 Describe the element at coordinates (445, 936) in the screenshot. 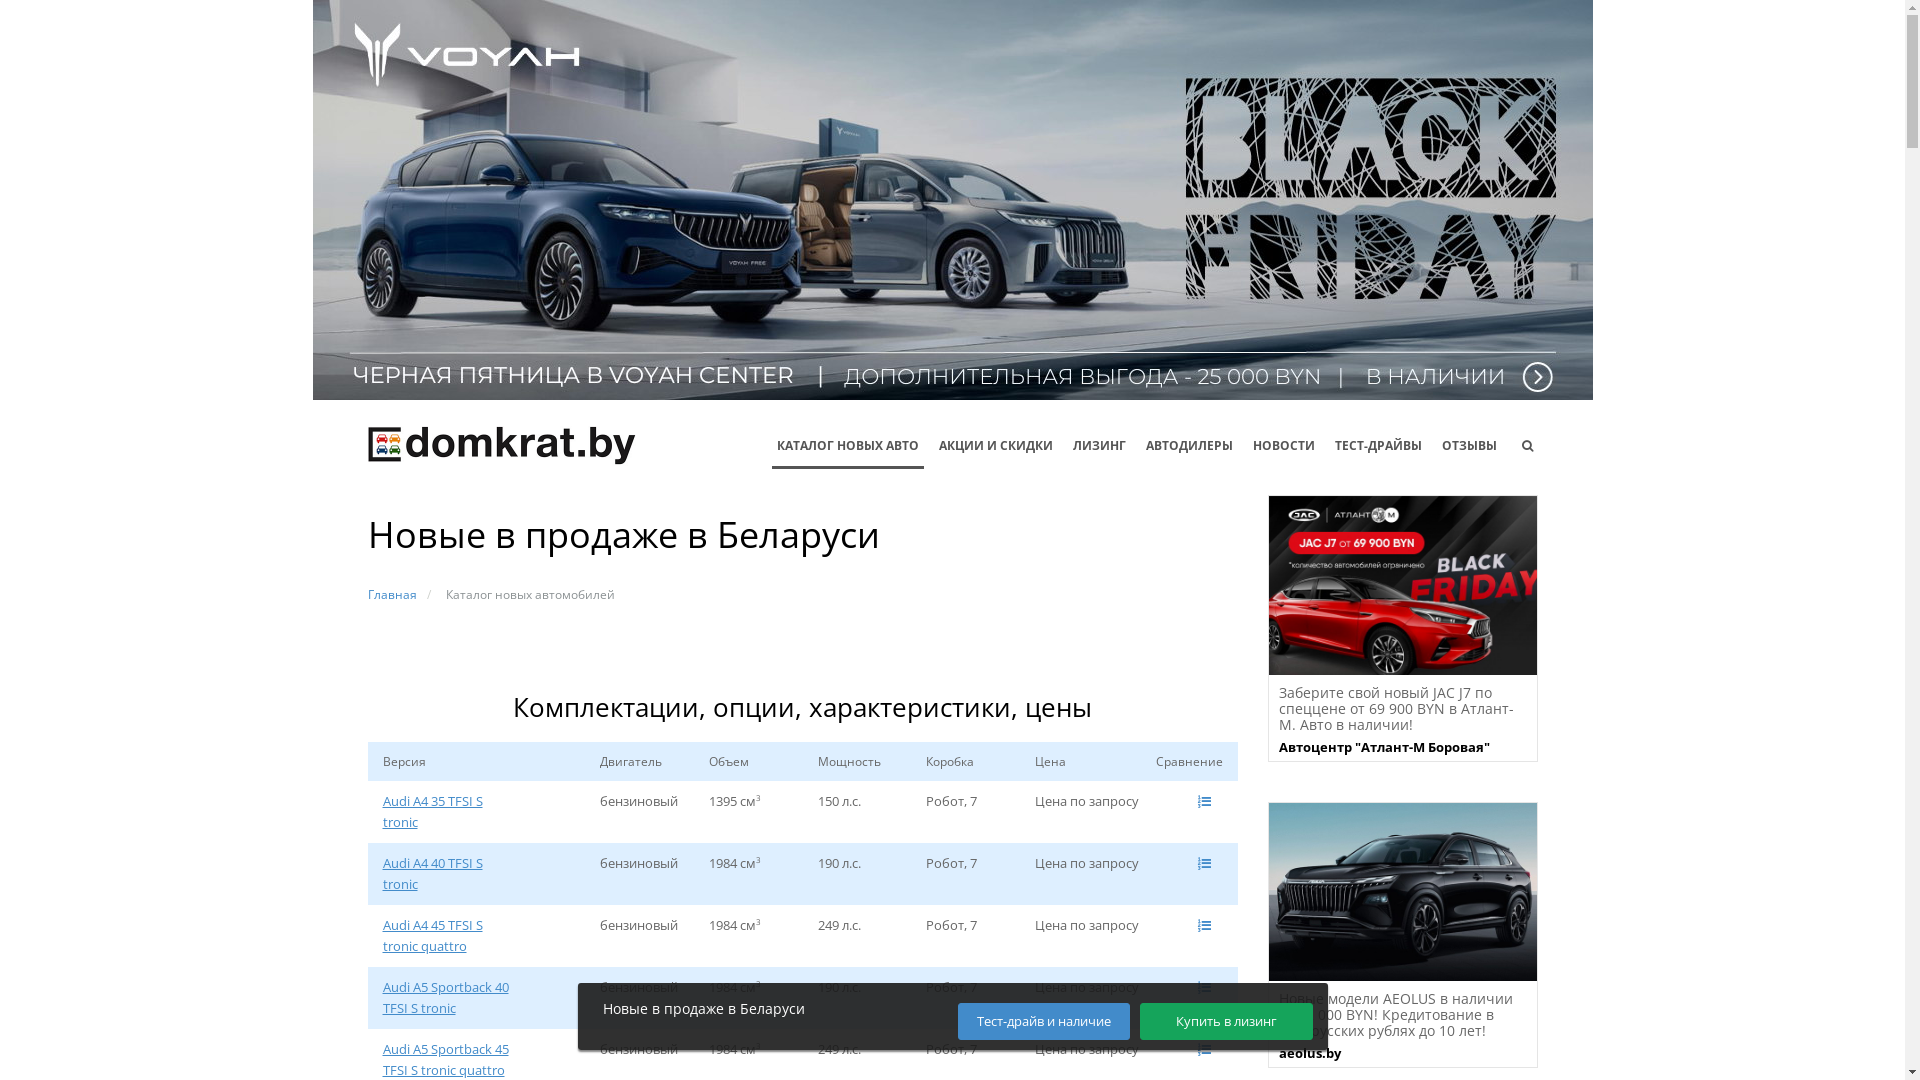

I see `'Audi A4 45 TFSI S tronic quattro'` at that location.